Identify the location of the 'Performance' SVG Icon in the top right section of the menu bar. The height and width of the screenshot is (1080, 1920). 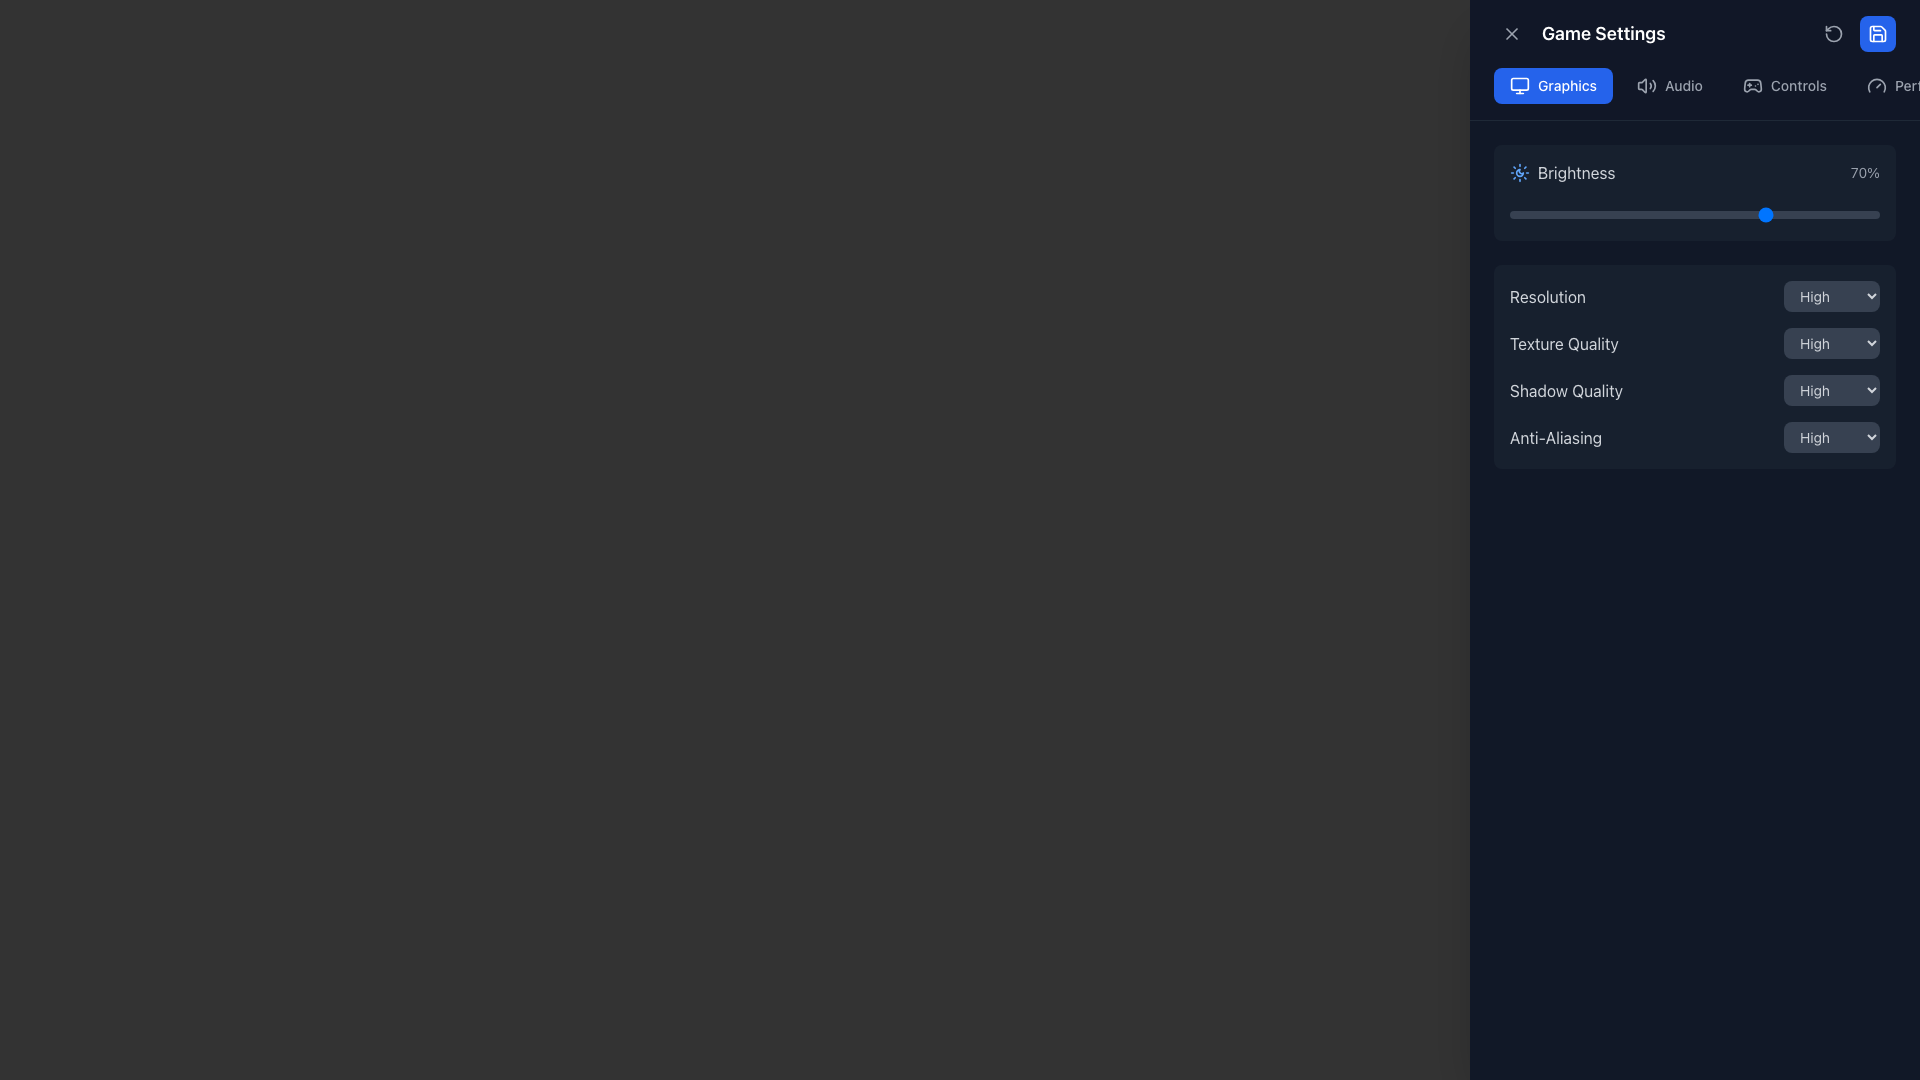
(1875, 84).